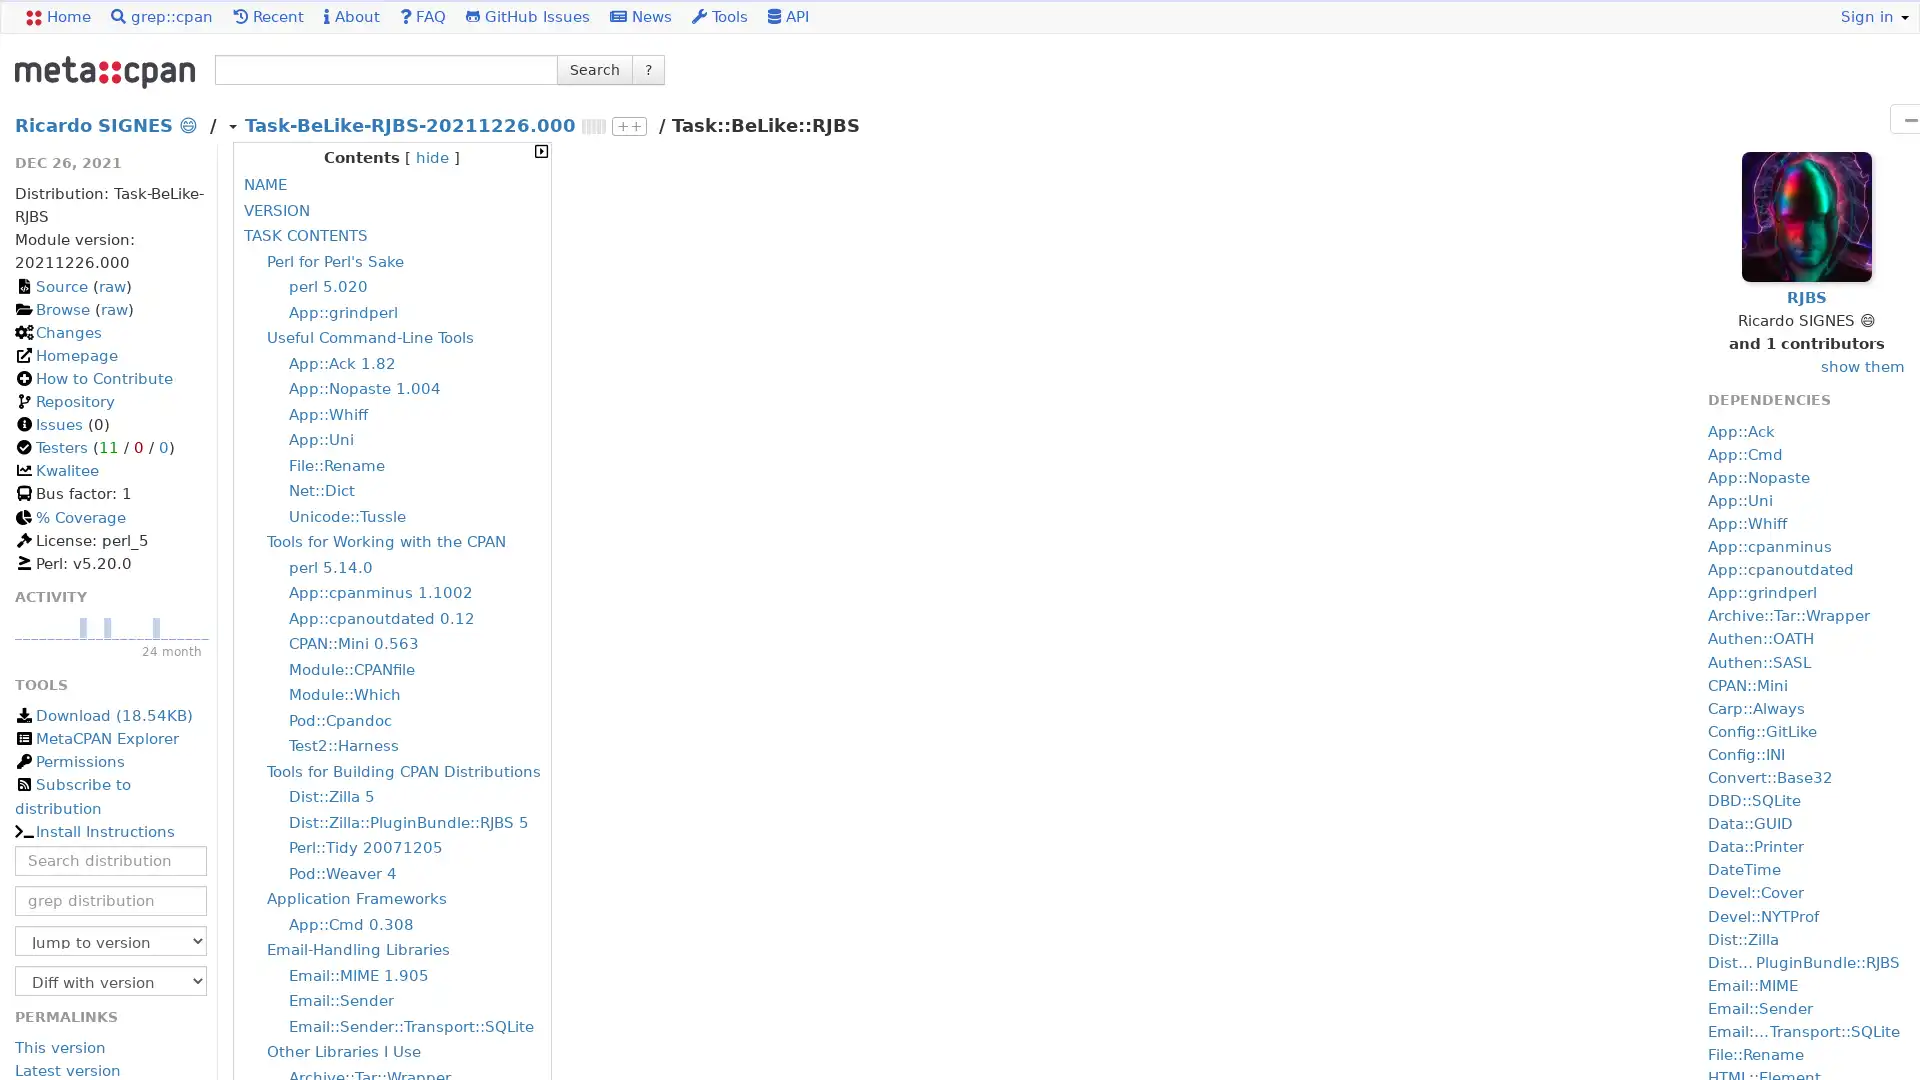 This screenshot has width=1920, height=1080. What do you see at coordinates (594, 68) in the screenshot?
I see `Search` at bounding box center [594, 68].